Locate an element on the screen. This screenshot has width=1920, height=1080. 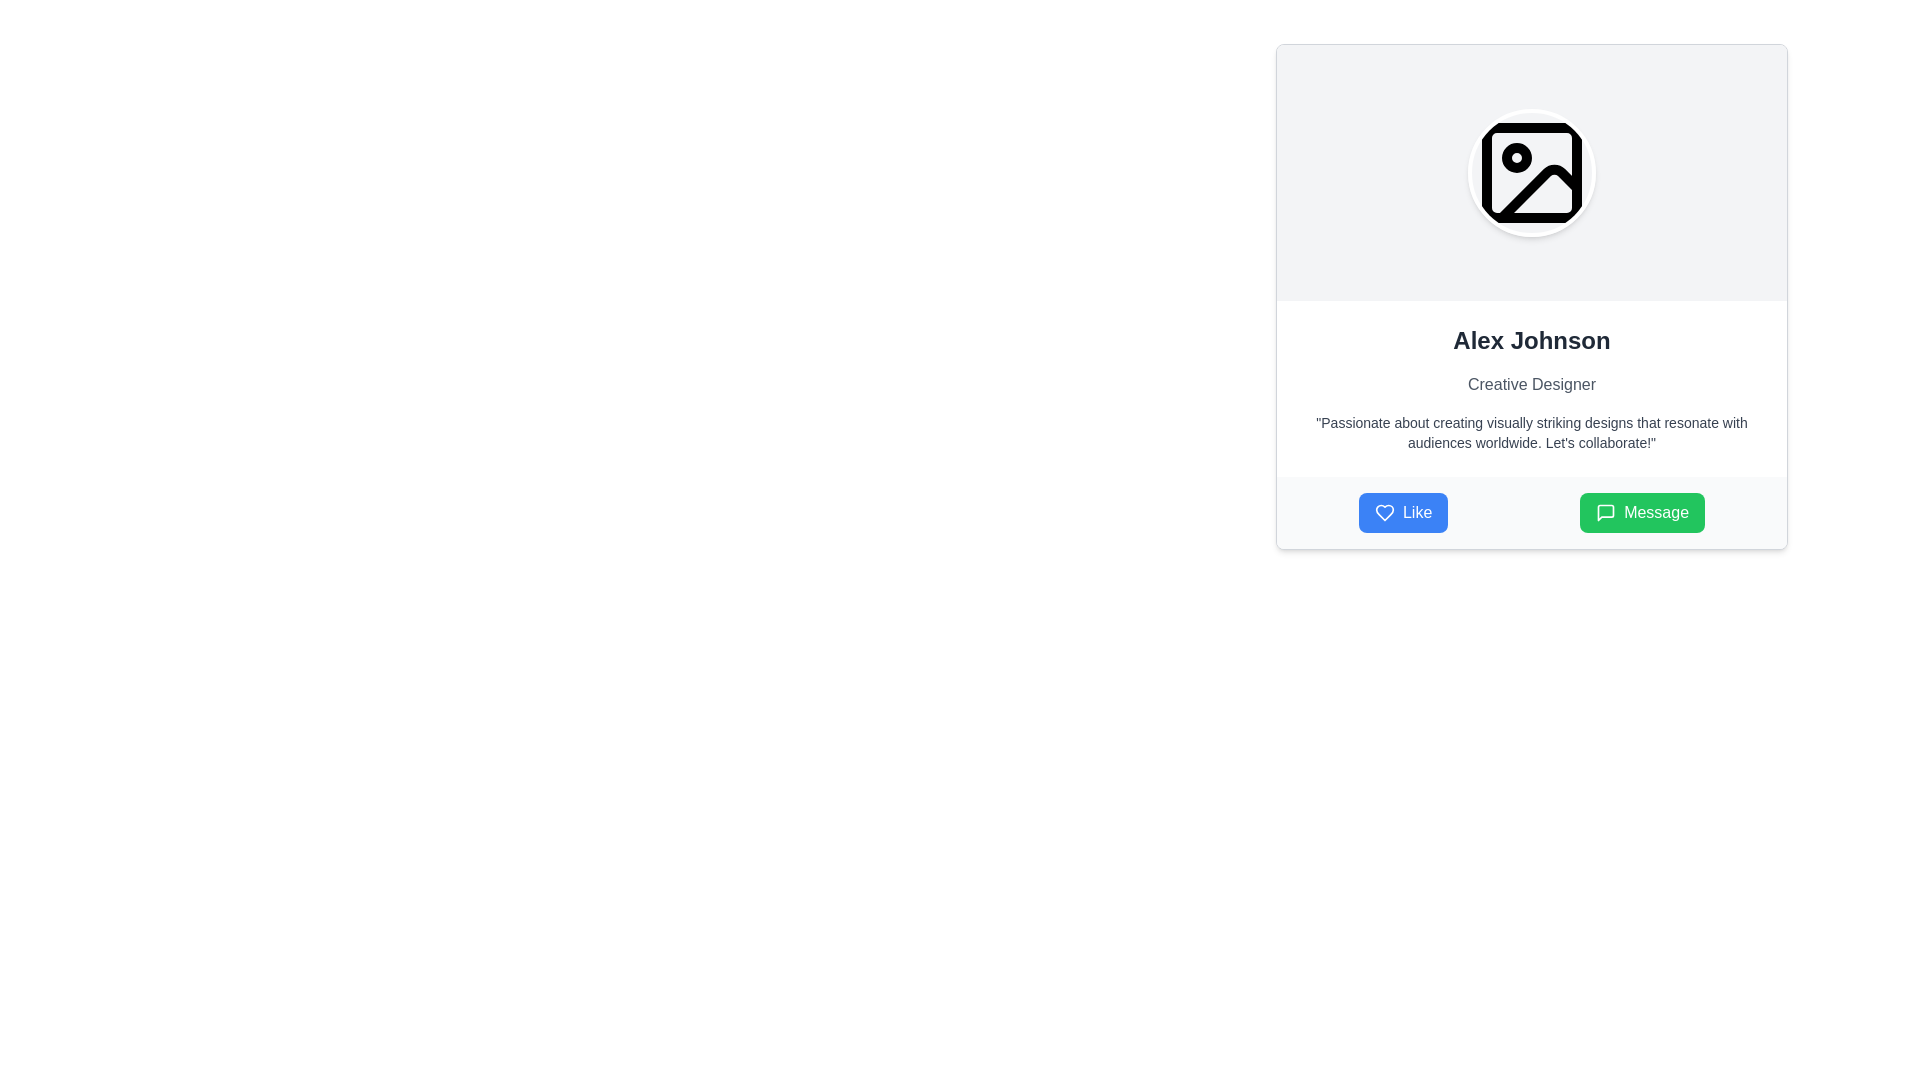
the black rectangular element with rounded corners located at the top-left corner of the avatar icon in the profile card layout is located at coordinates (1530, 172).